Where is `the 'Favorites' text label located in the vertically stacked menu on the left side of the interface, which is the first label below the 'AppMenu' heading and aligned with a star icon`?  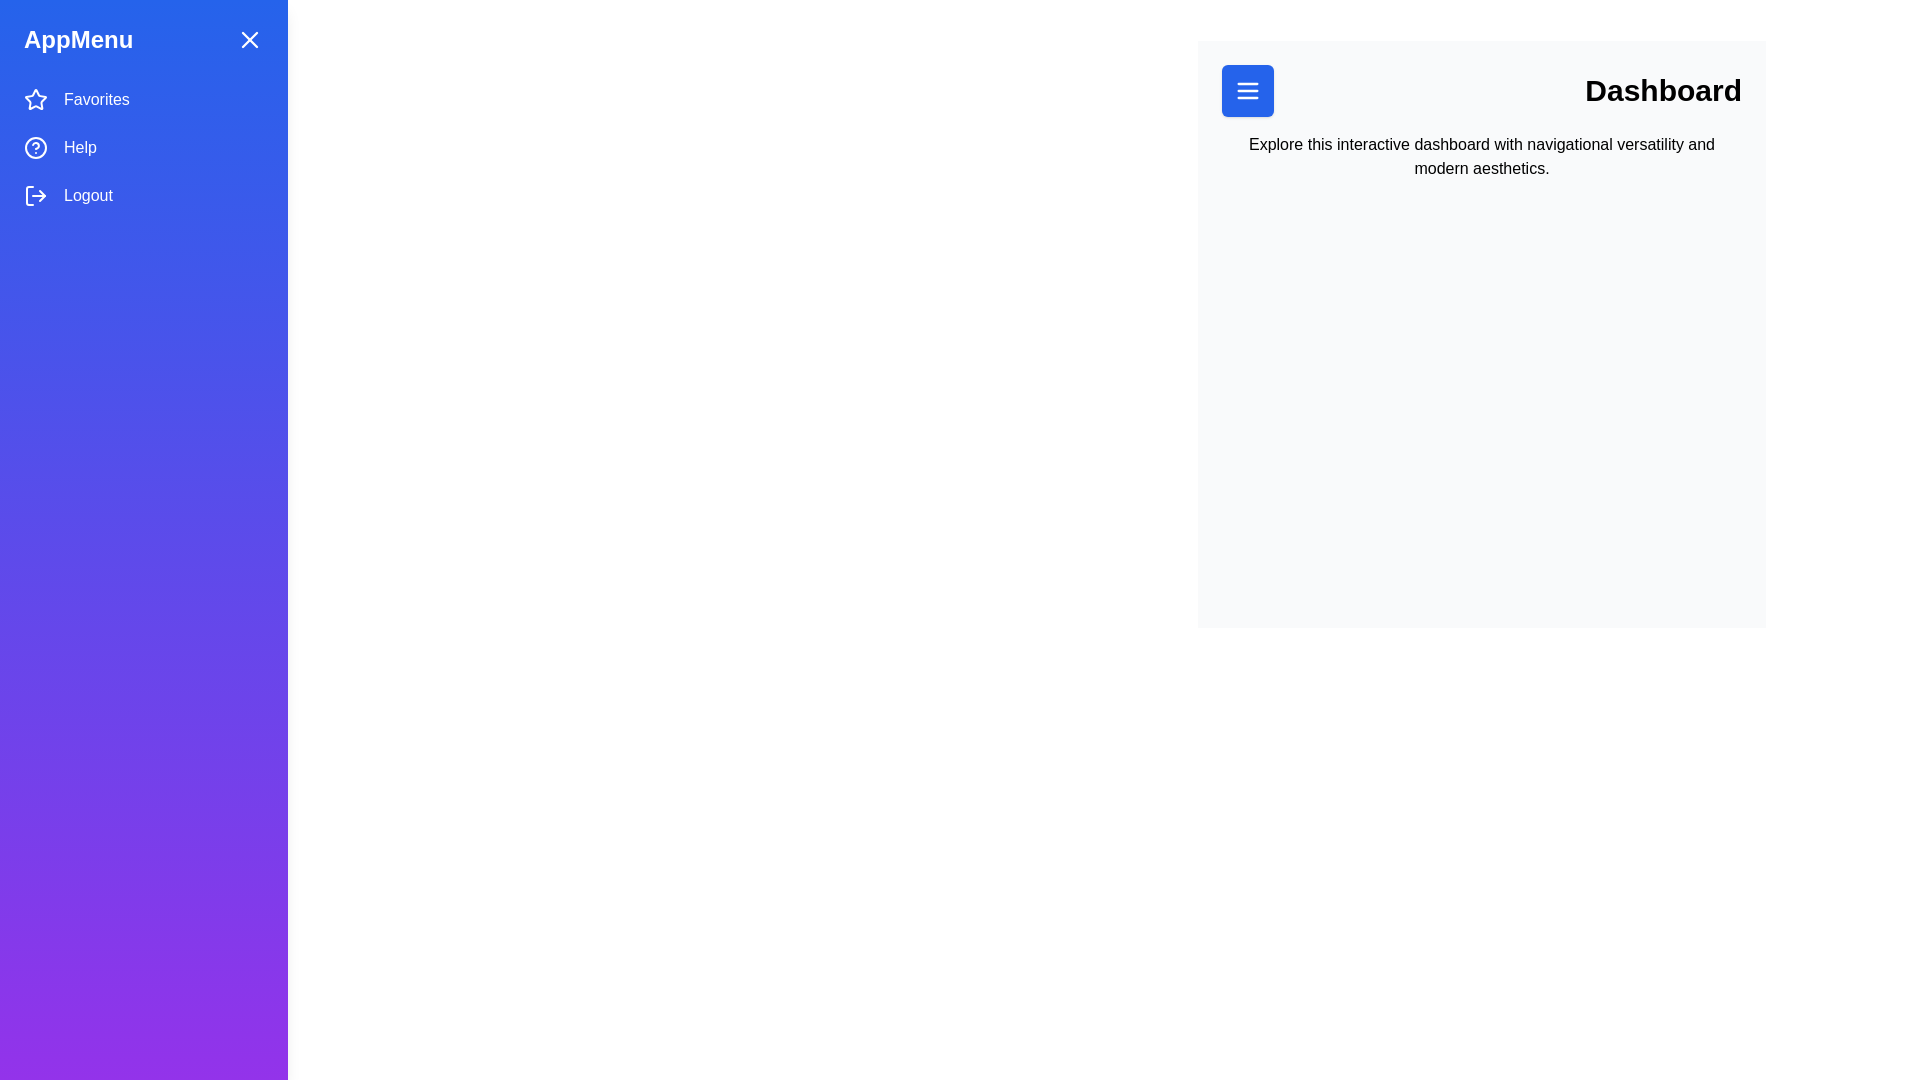
the 'Favorites' text label located in the vertically stacked menu on the left side of the interface, which is the first label below the 'AppMenu' heading and aligned with a star icon is located at coordinates (95, 100).